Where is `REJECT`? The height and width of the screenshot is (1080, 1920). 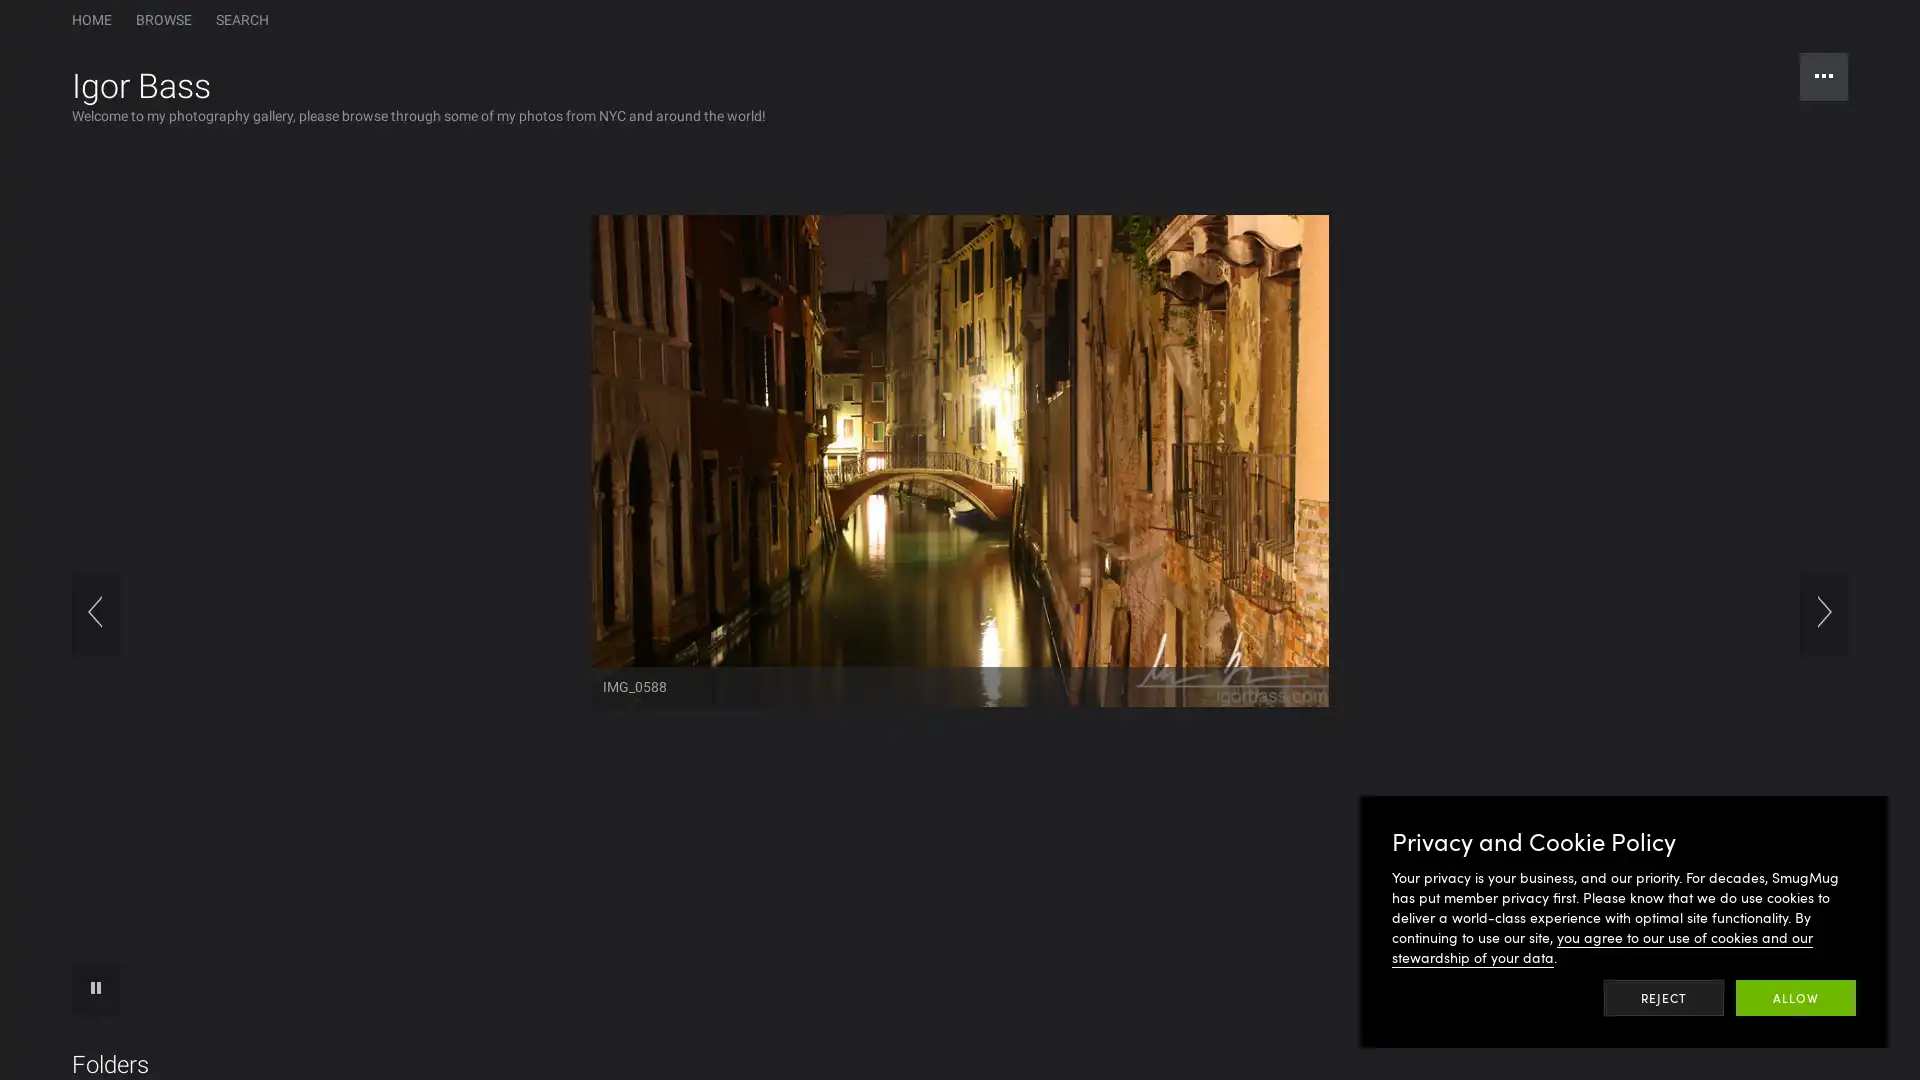
REJECT is located at coordinates (1664, 998).